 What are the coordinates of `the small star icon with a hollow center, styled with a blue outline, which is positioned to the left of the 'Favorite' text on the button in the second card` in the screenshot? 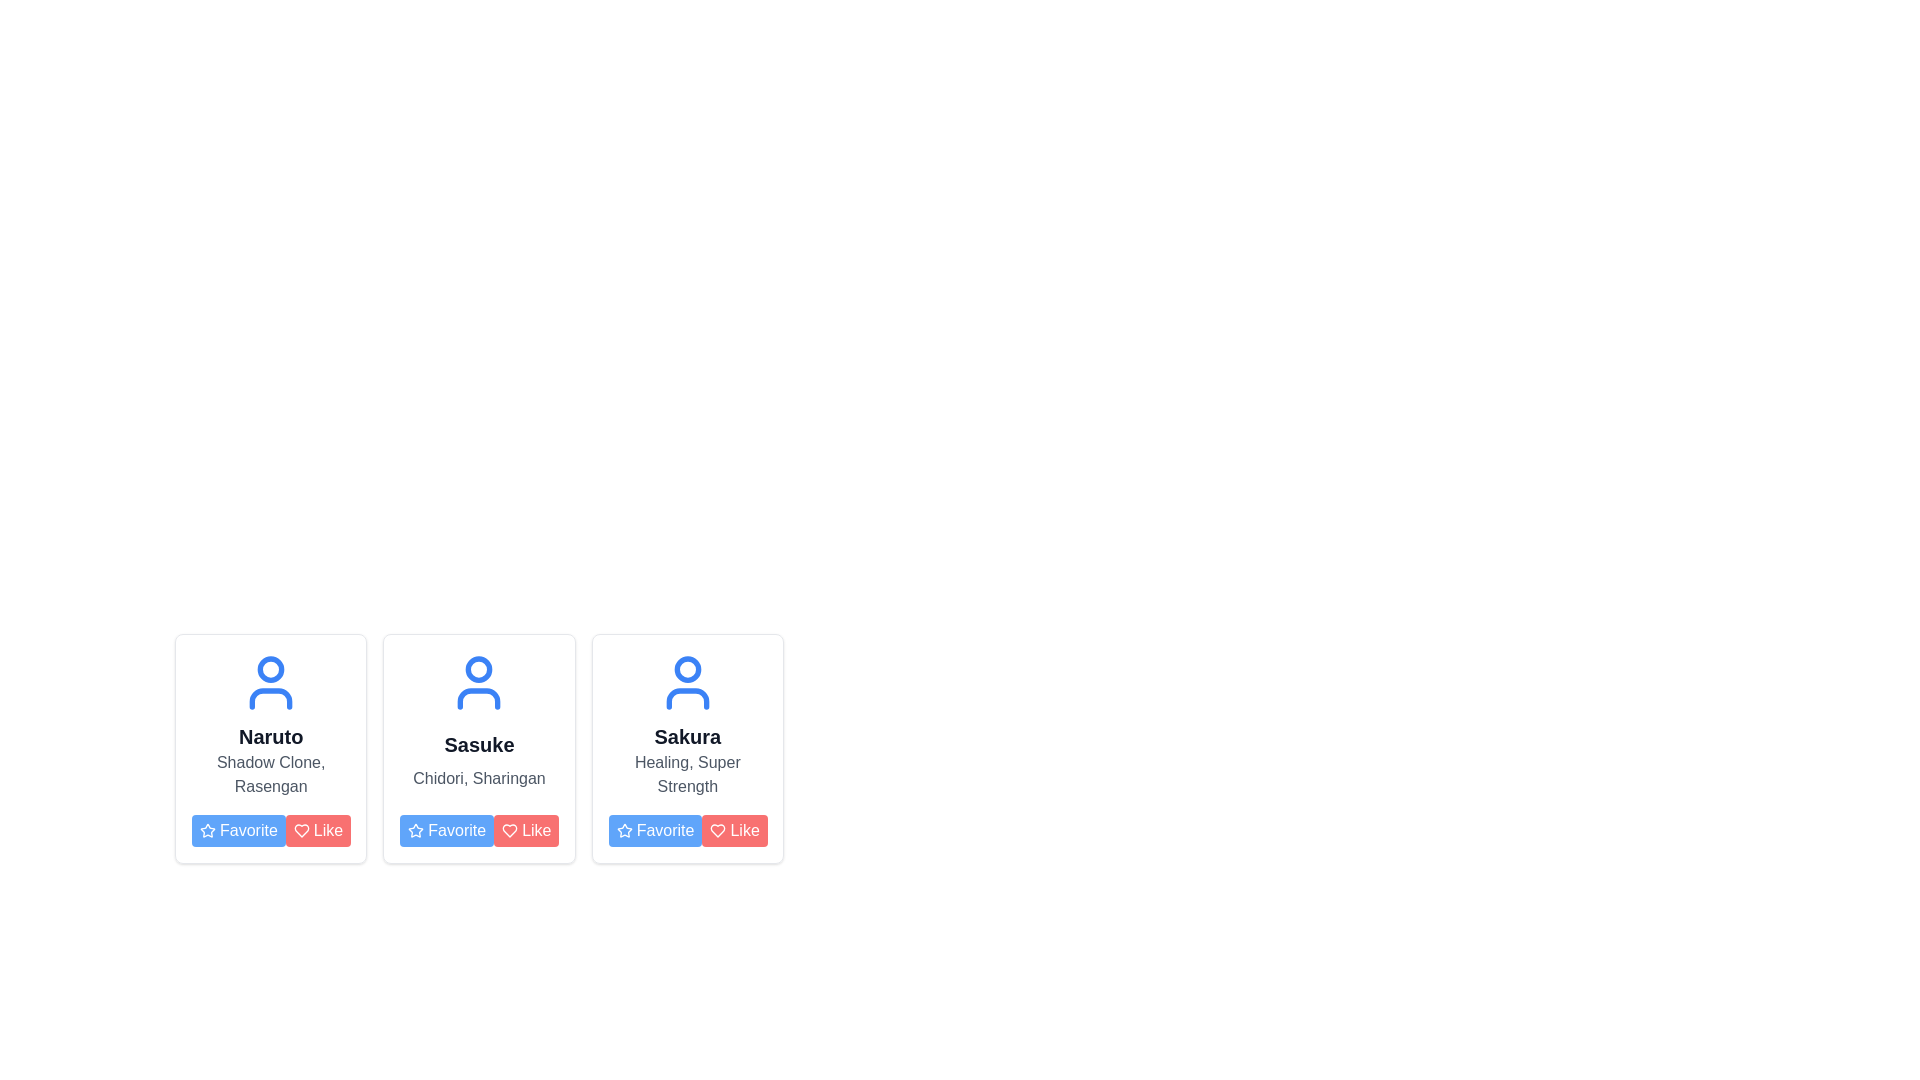 It's located at (415, 830).